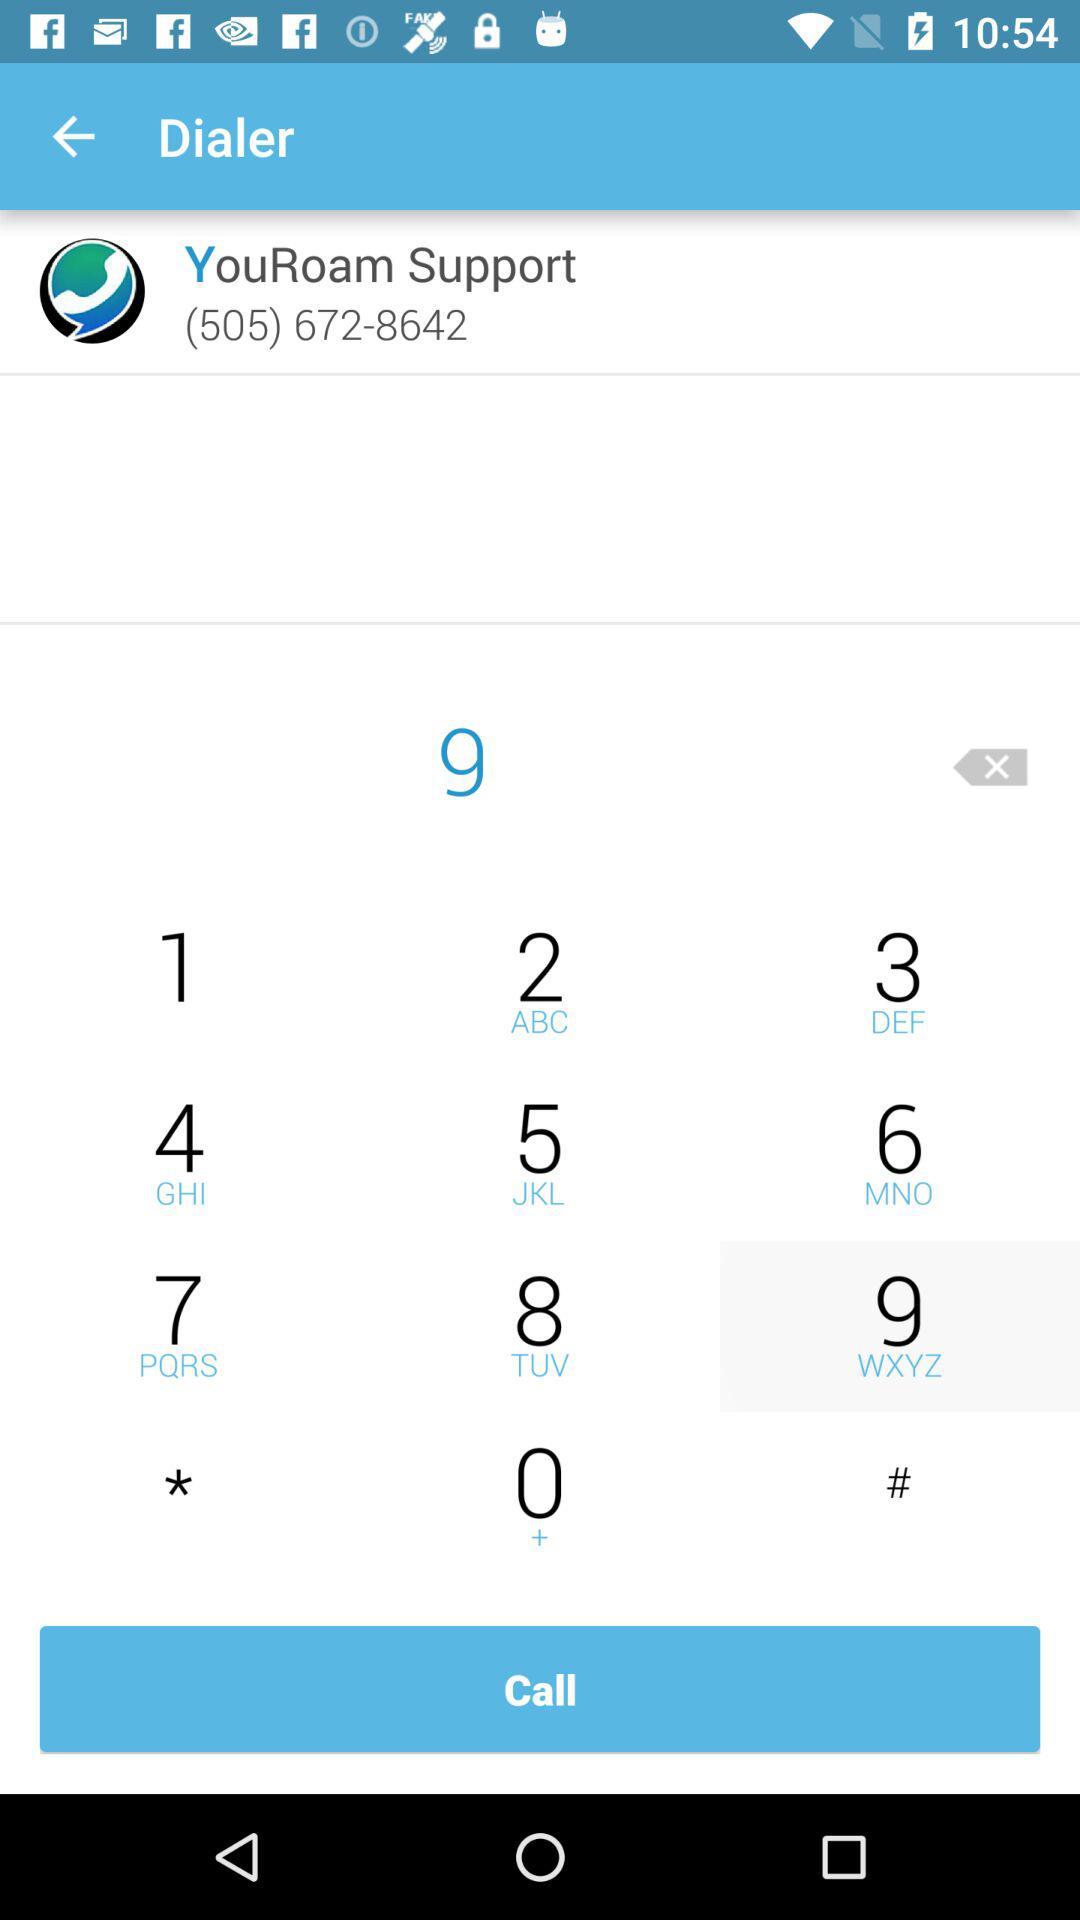  I want to click on numeral 1, so click(180, 982).